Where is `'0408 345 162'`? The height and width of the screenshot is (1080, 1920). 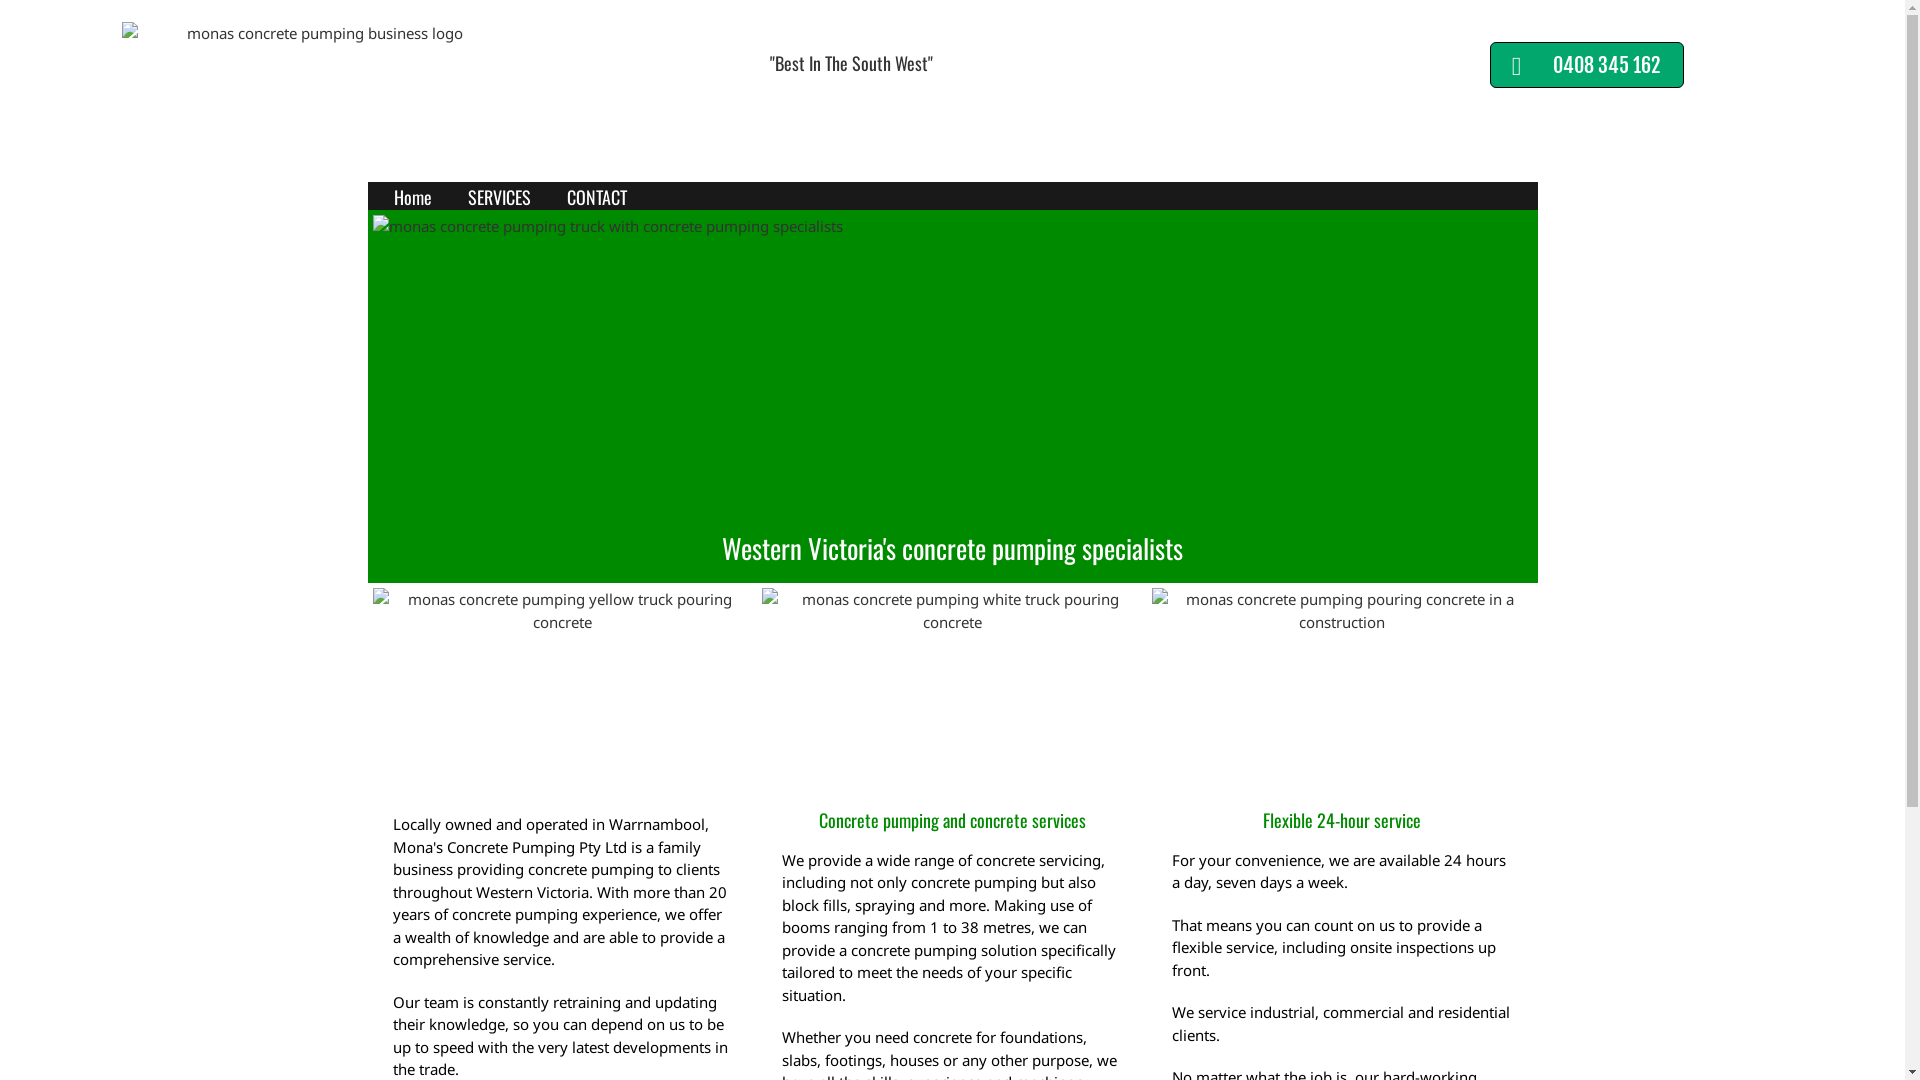 '0408 345 162' is located at coordinates (1586, 64).